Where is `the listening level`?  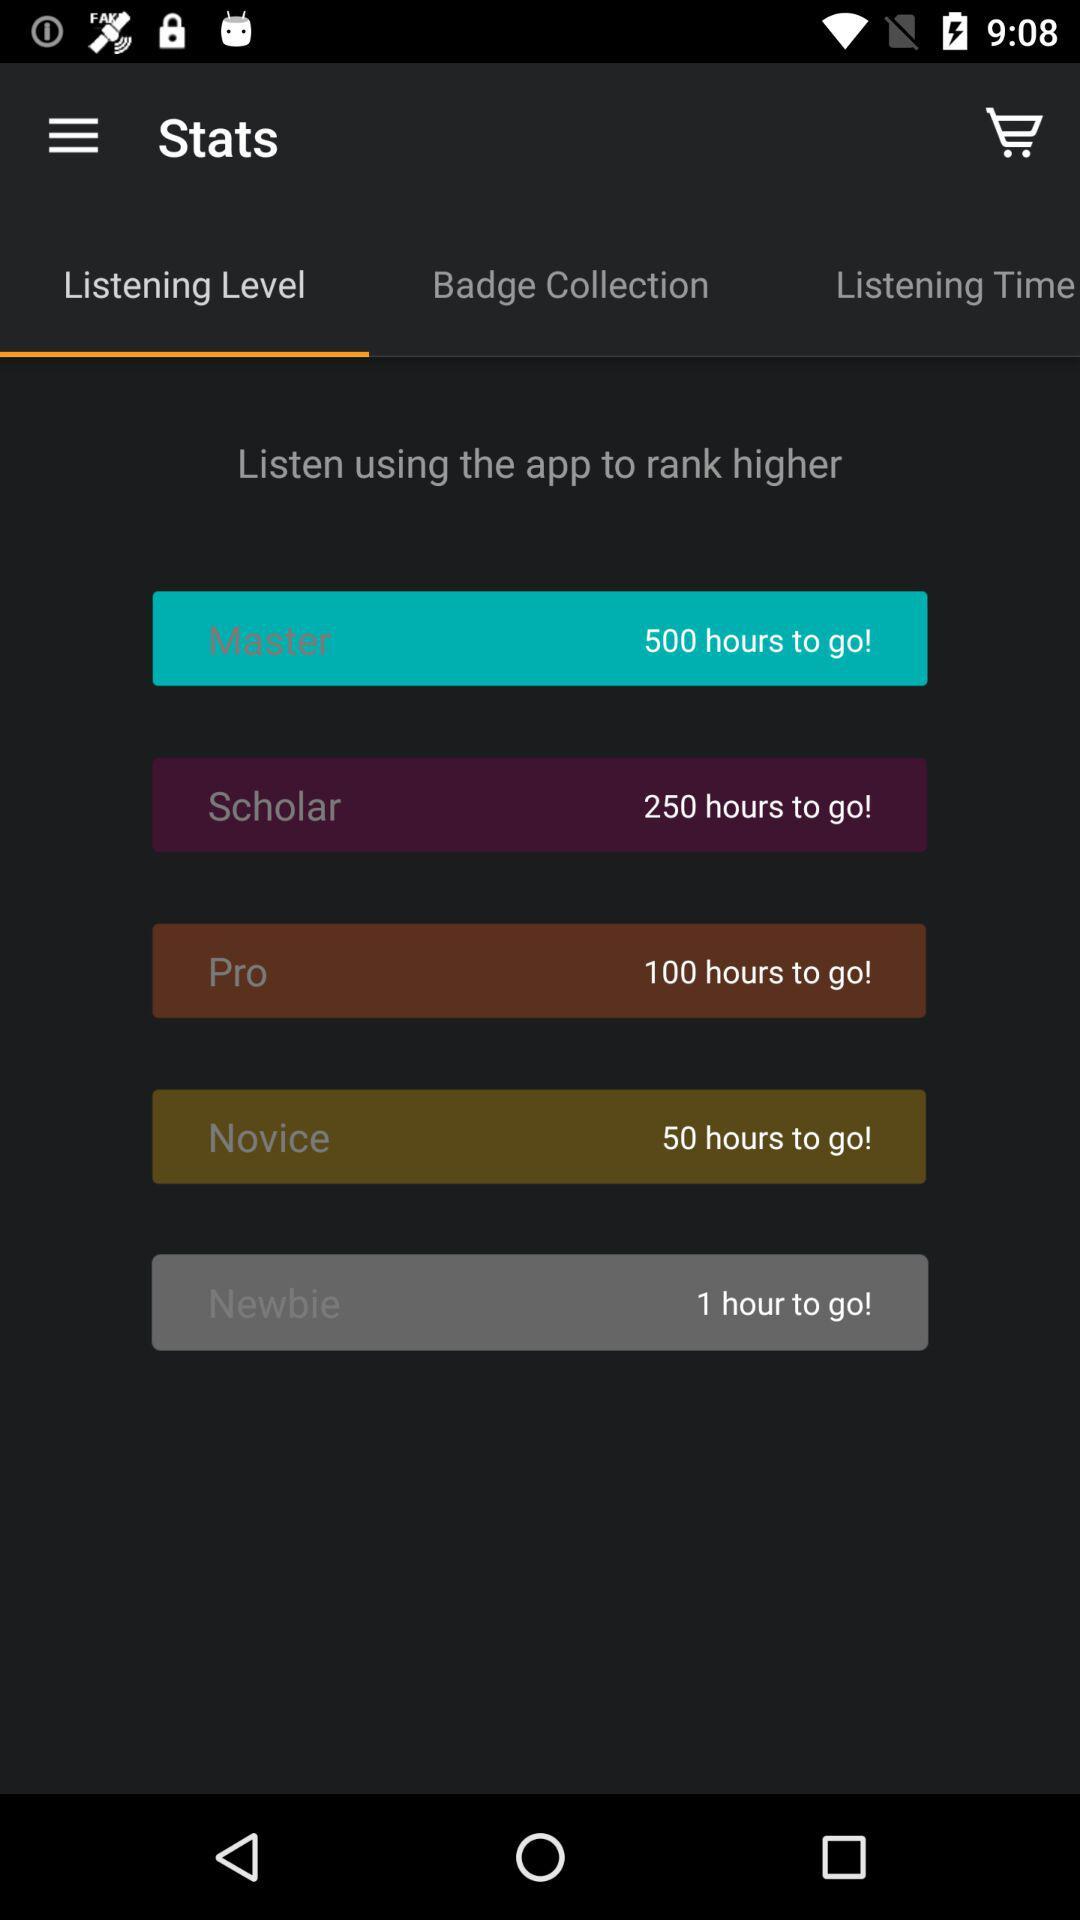
the listening level is located at coordinates (184, 282).